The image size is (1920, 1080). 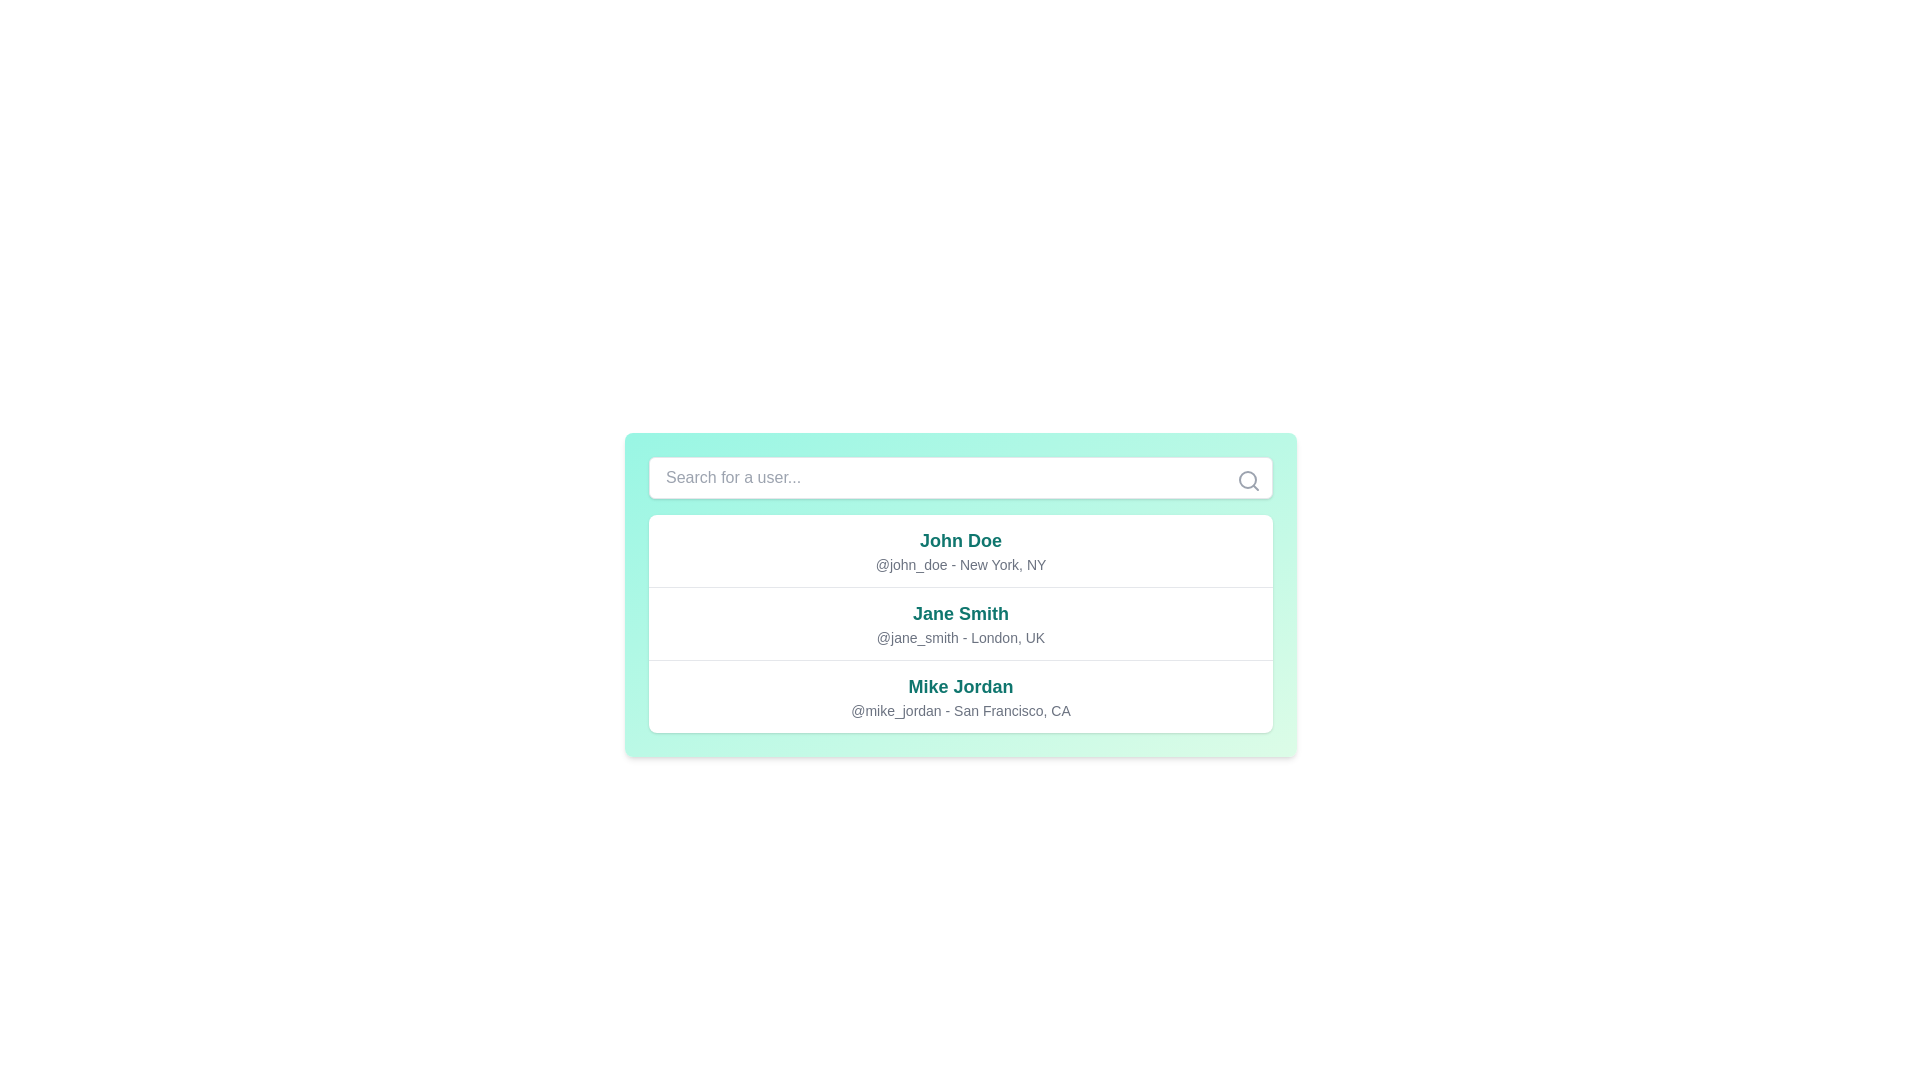 What do you see at coordinates (960, 709) in the screenshot?
I see `the text label that reads '@mike_jordan - San Francisco, CA', which is styled in small gray font and located below the larger text 'Mike Jordan' in a user-detail card` at bounding box center [960, 709].